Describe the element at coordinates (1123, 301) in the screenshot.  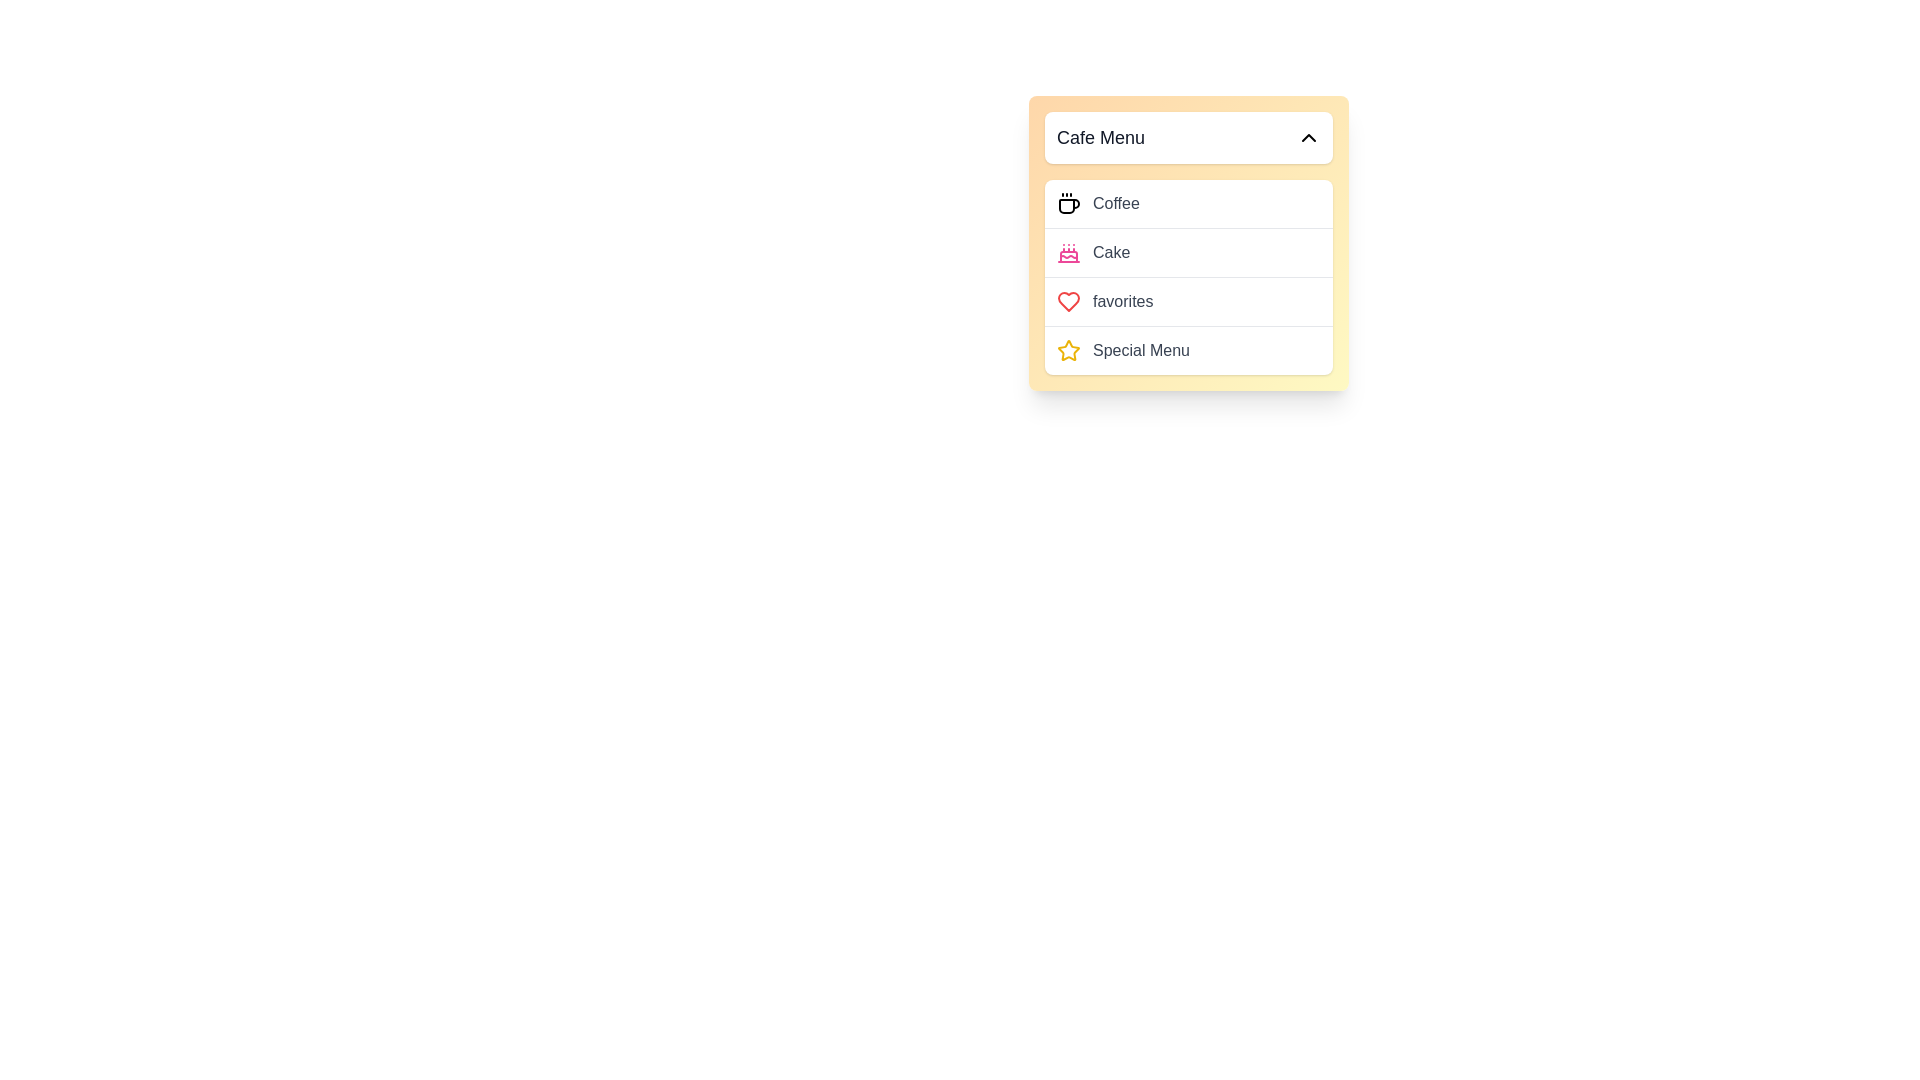
I see `text label 'favorites' which is styled in gray and is part of the dropdown menu titled 'Cafe Menu'` at that location.